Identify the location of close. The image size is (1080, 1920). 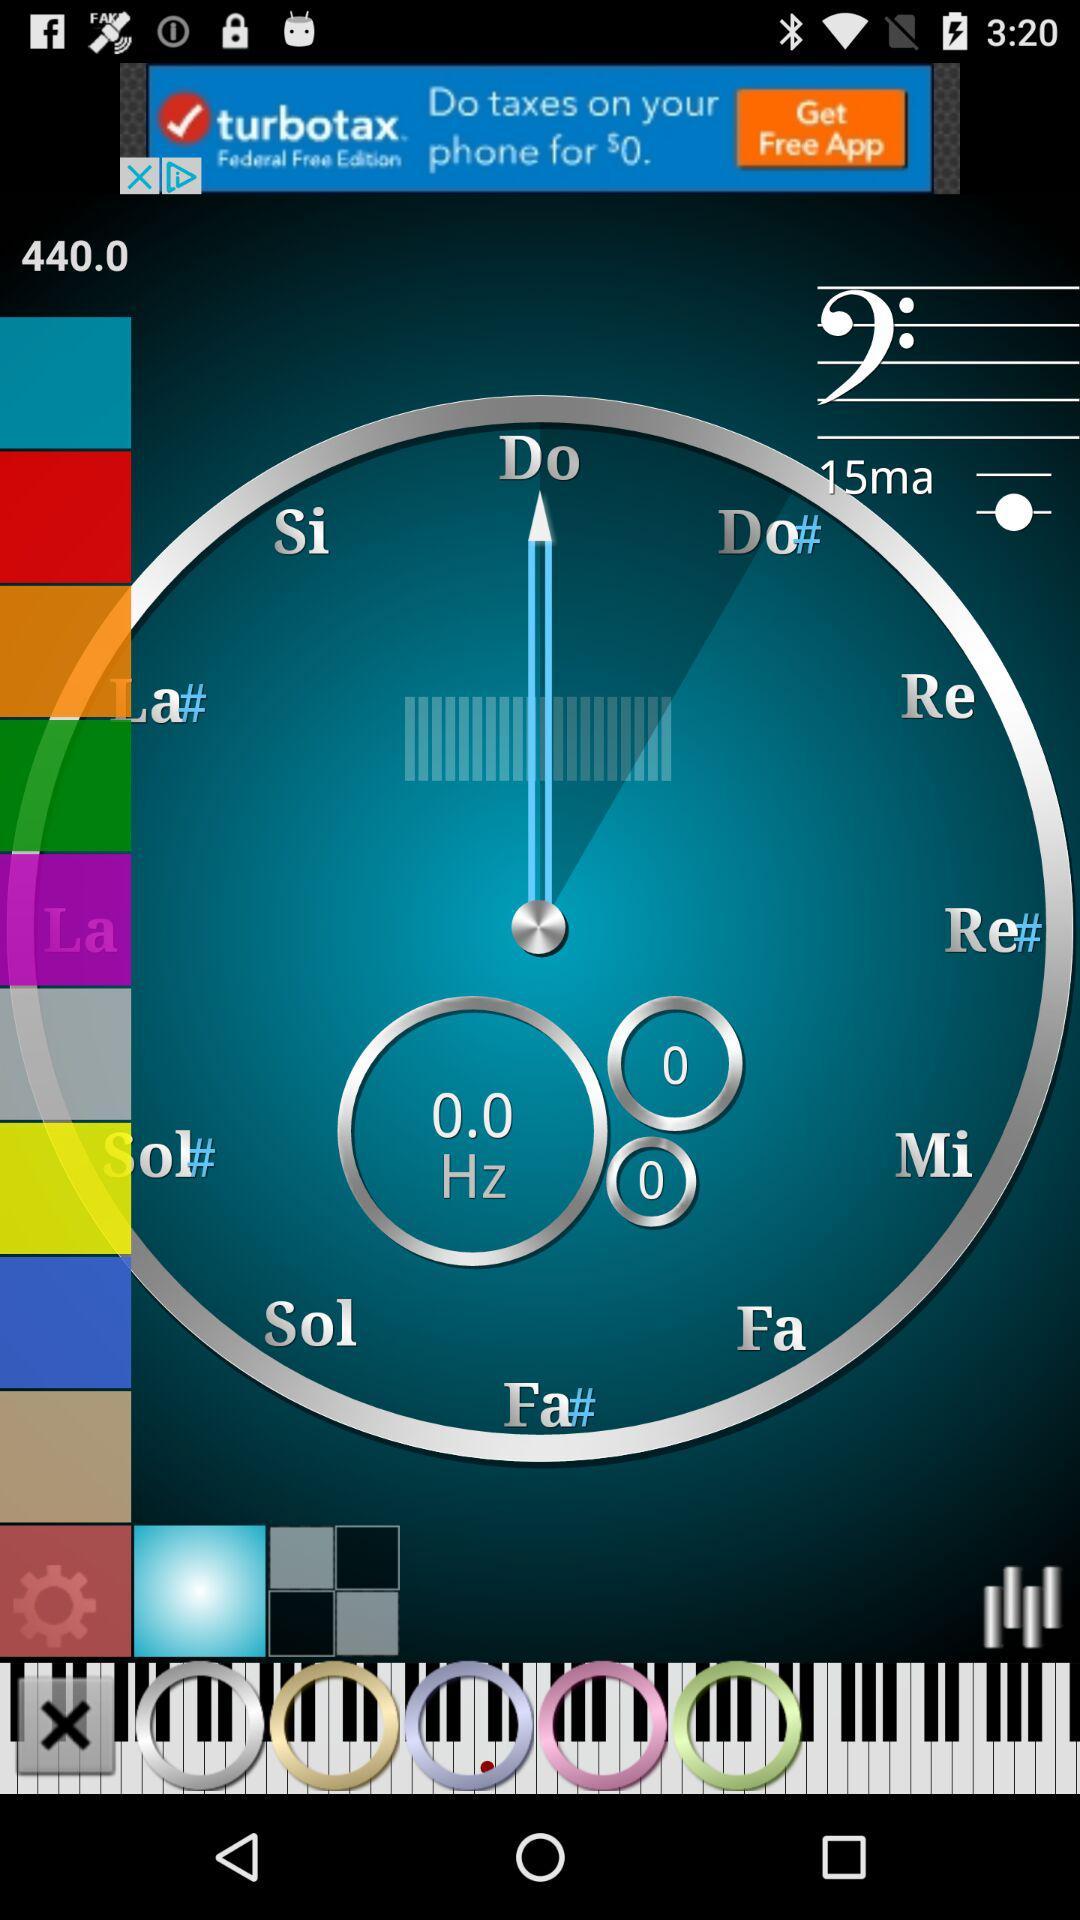
(64, 1724).